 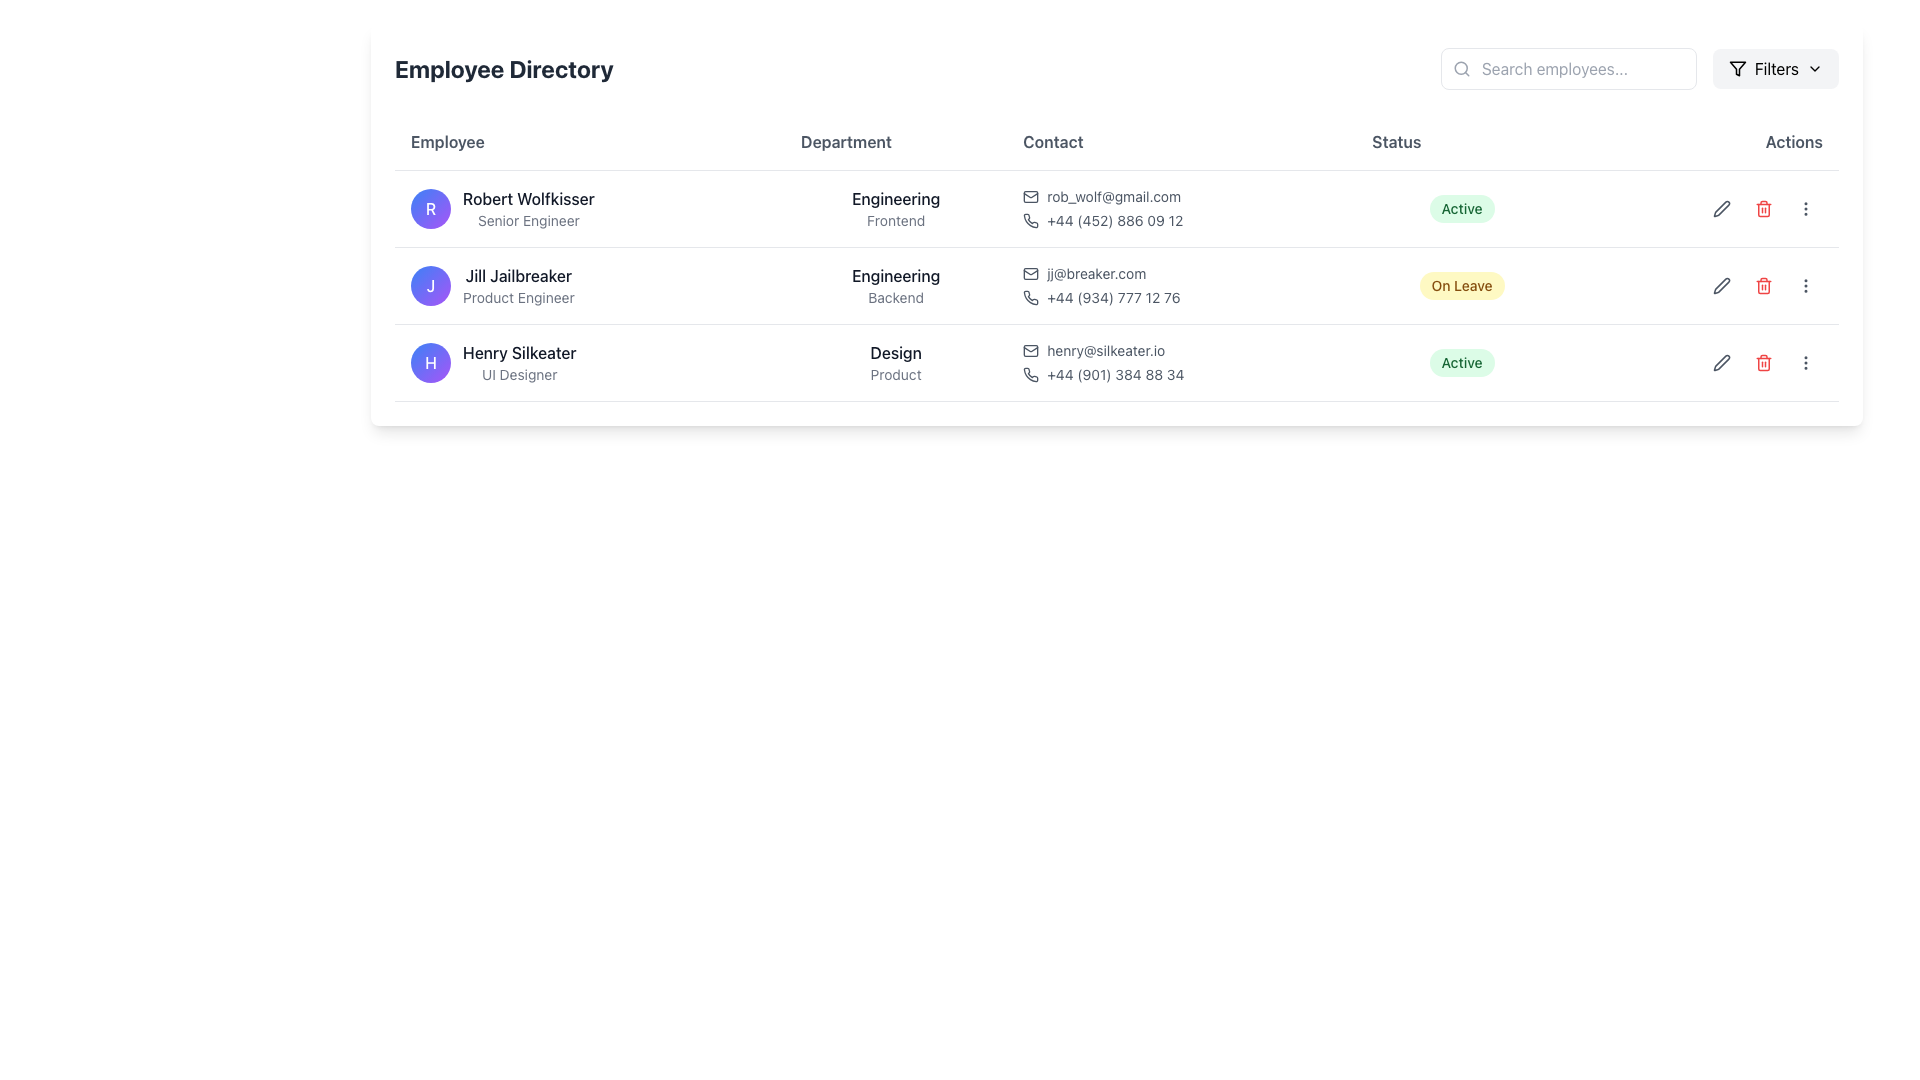 What do you see at coordinates (589, 208) in the screenshot?
I see `the label displaying 'Robert Wolfkisser', styled in bold, located` at bounding box center [589, 208].